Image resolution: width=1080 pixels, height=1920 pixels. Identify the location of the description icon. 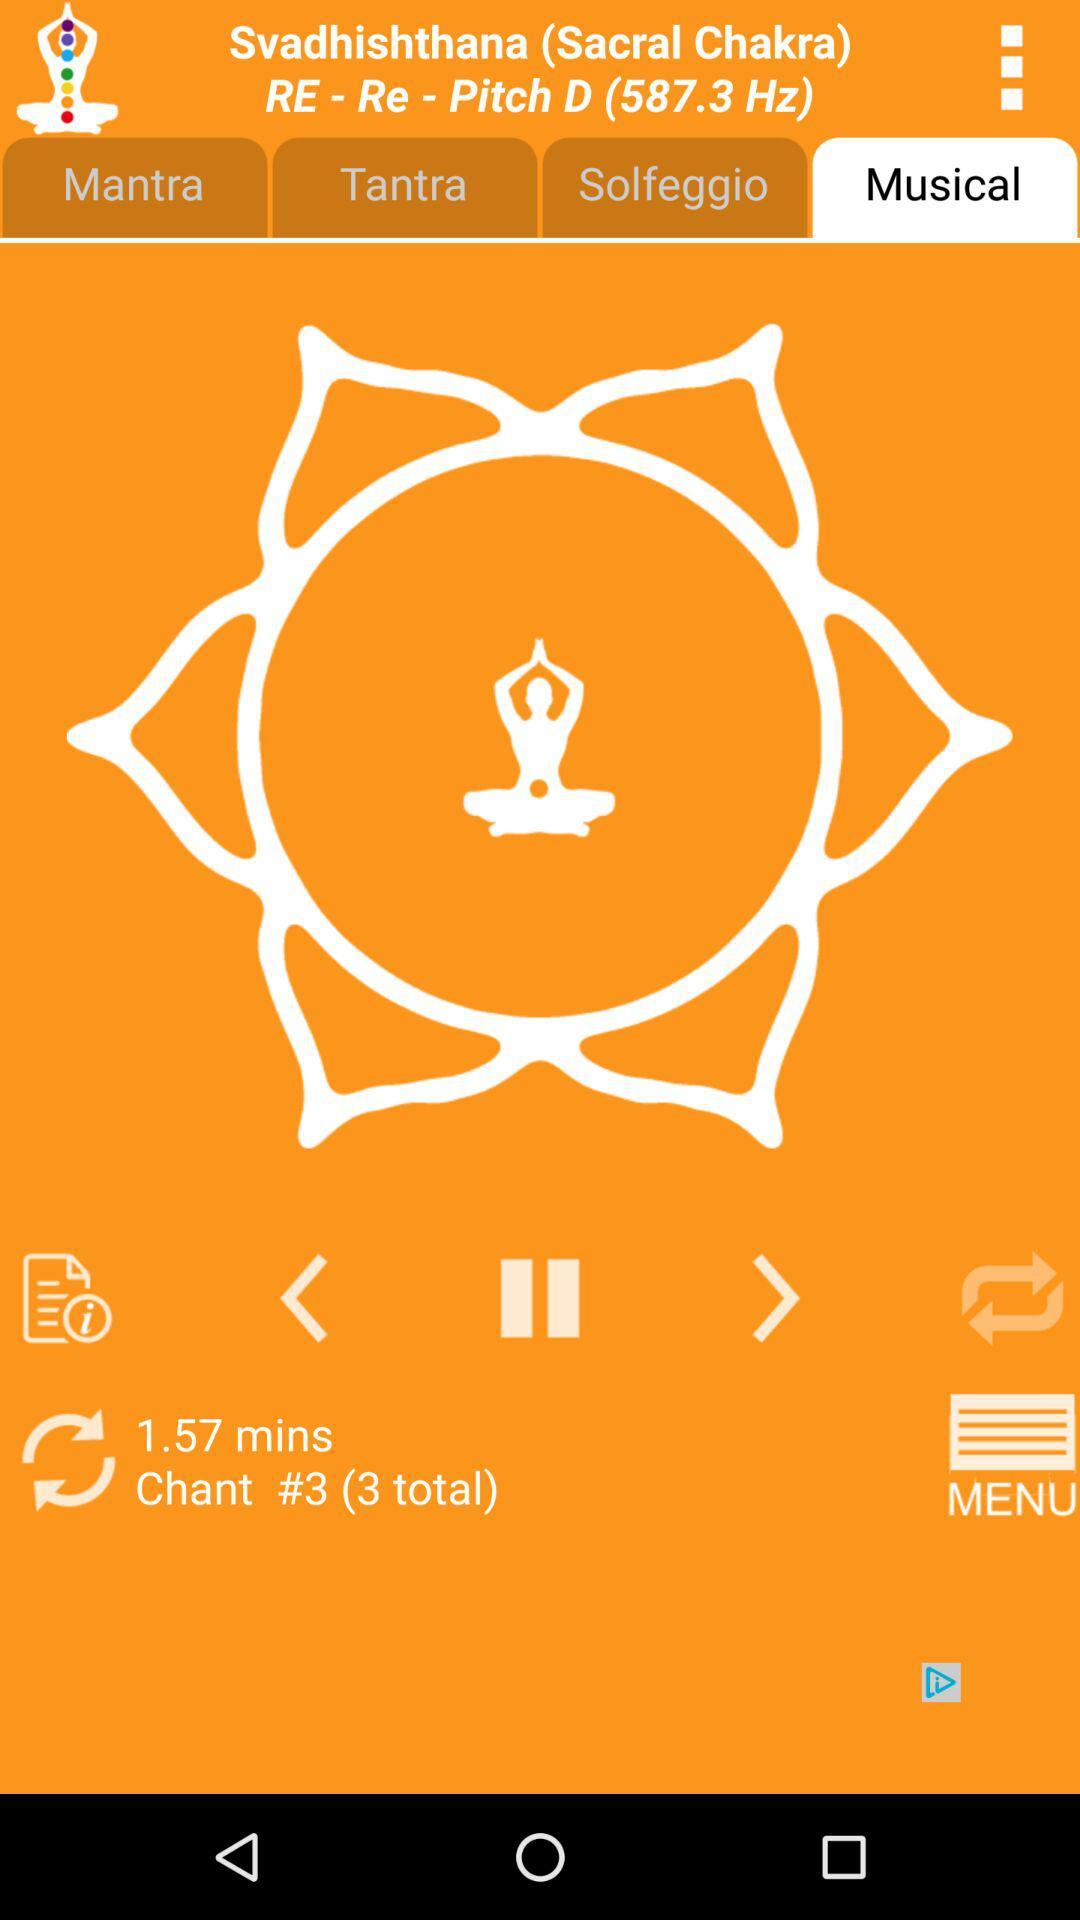
(66, 1388).